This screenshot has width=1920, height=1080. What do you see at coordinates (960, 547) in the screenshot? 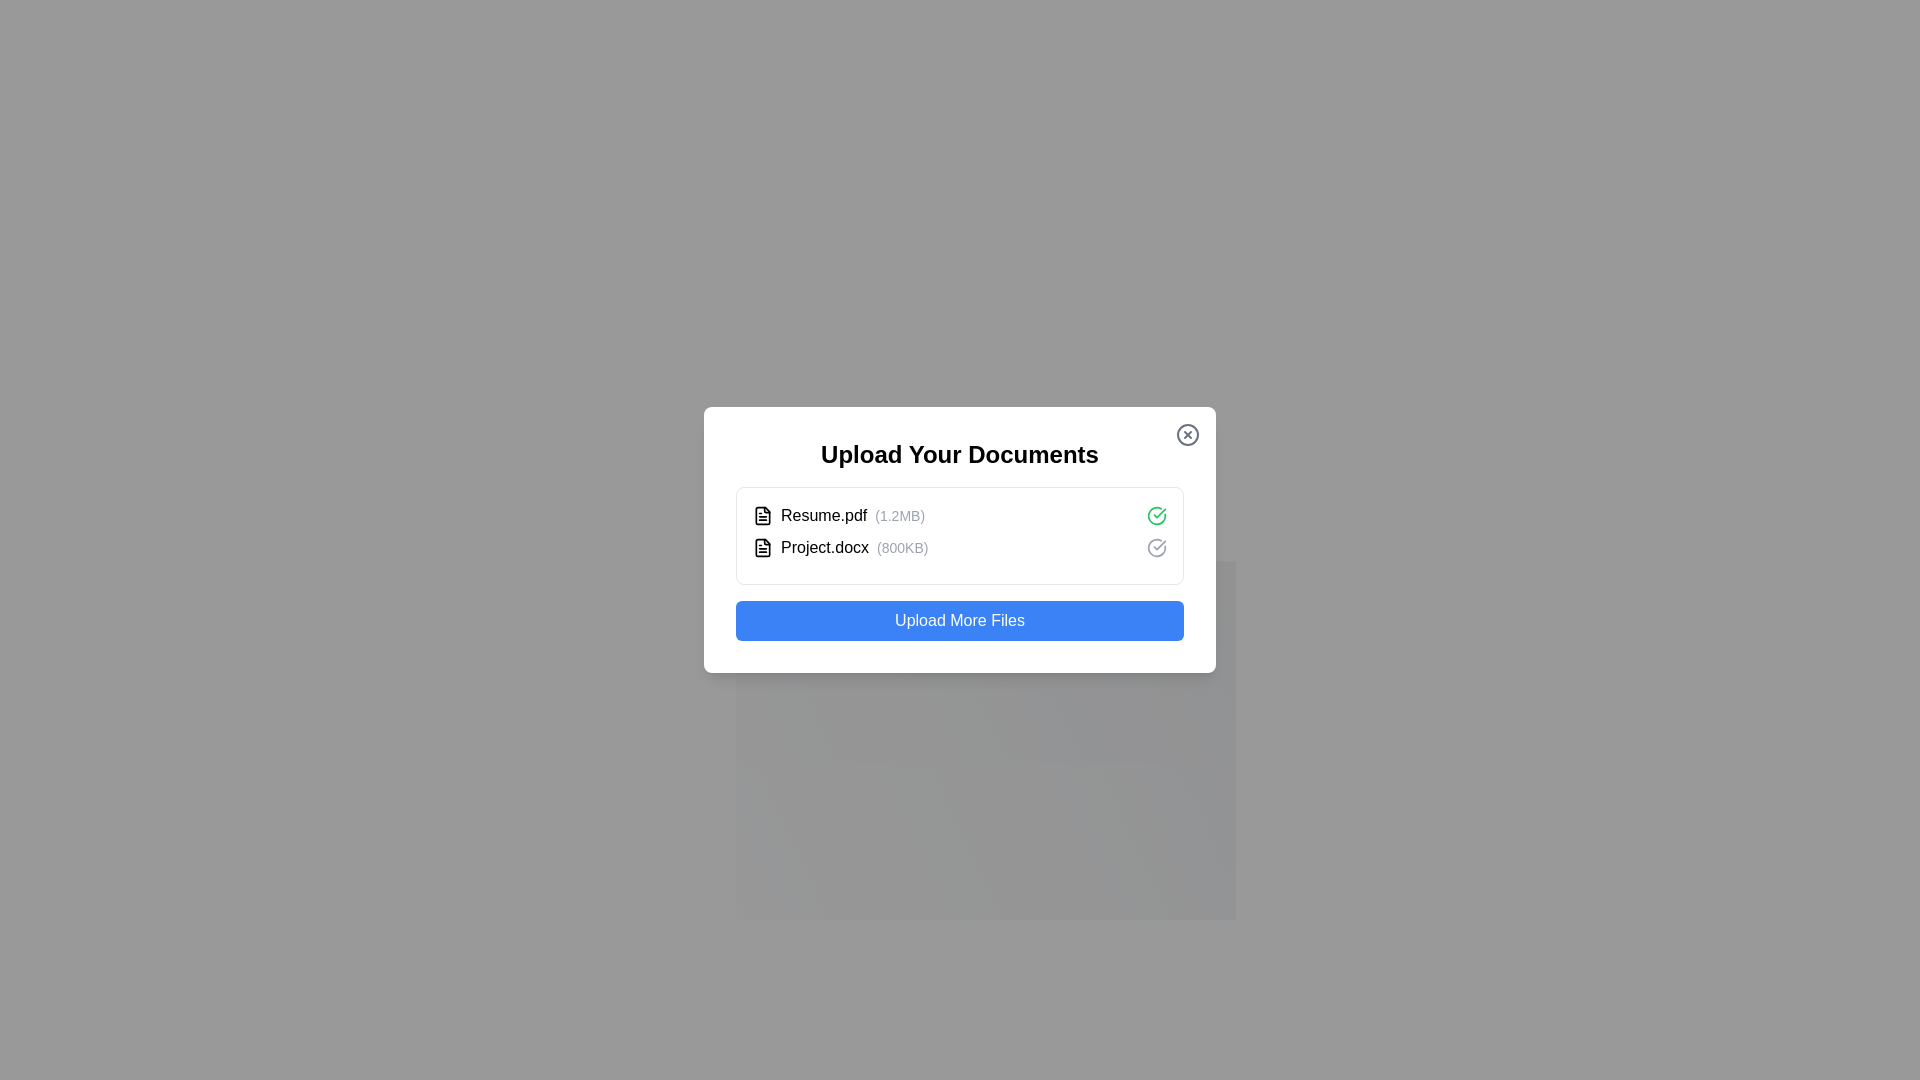
I see `the File details display with status indicators, which is the second item in the list of uploaded files below 'Resume.pdf (1.2MB)' in the 'Upload Your Documents' dialog box` at bounding box center [960, 547].